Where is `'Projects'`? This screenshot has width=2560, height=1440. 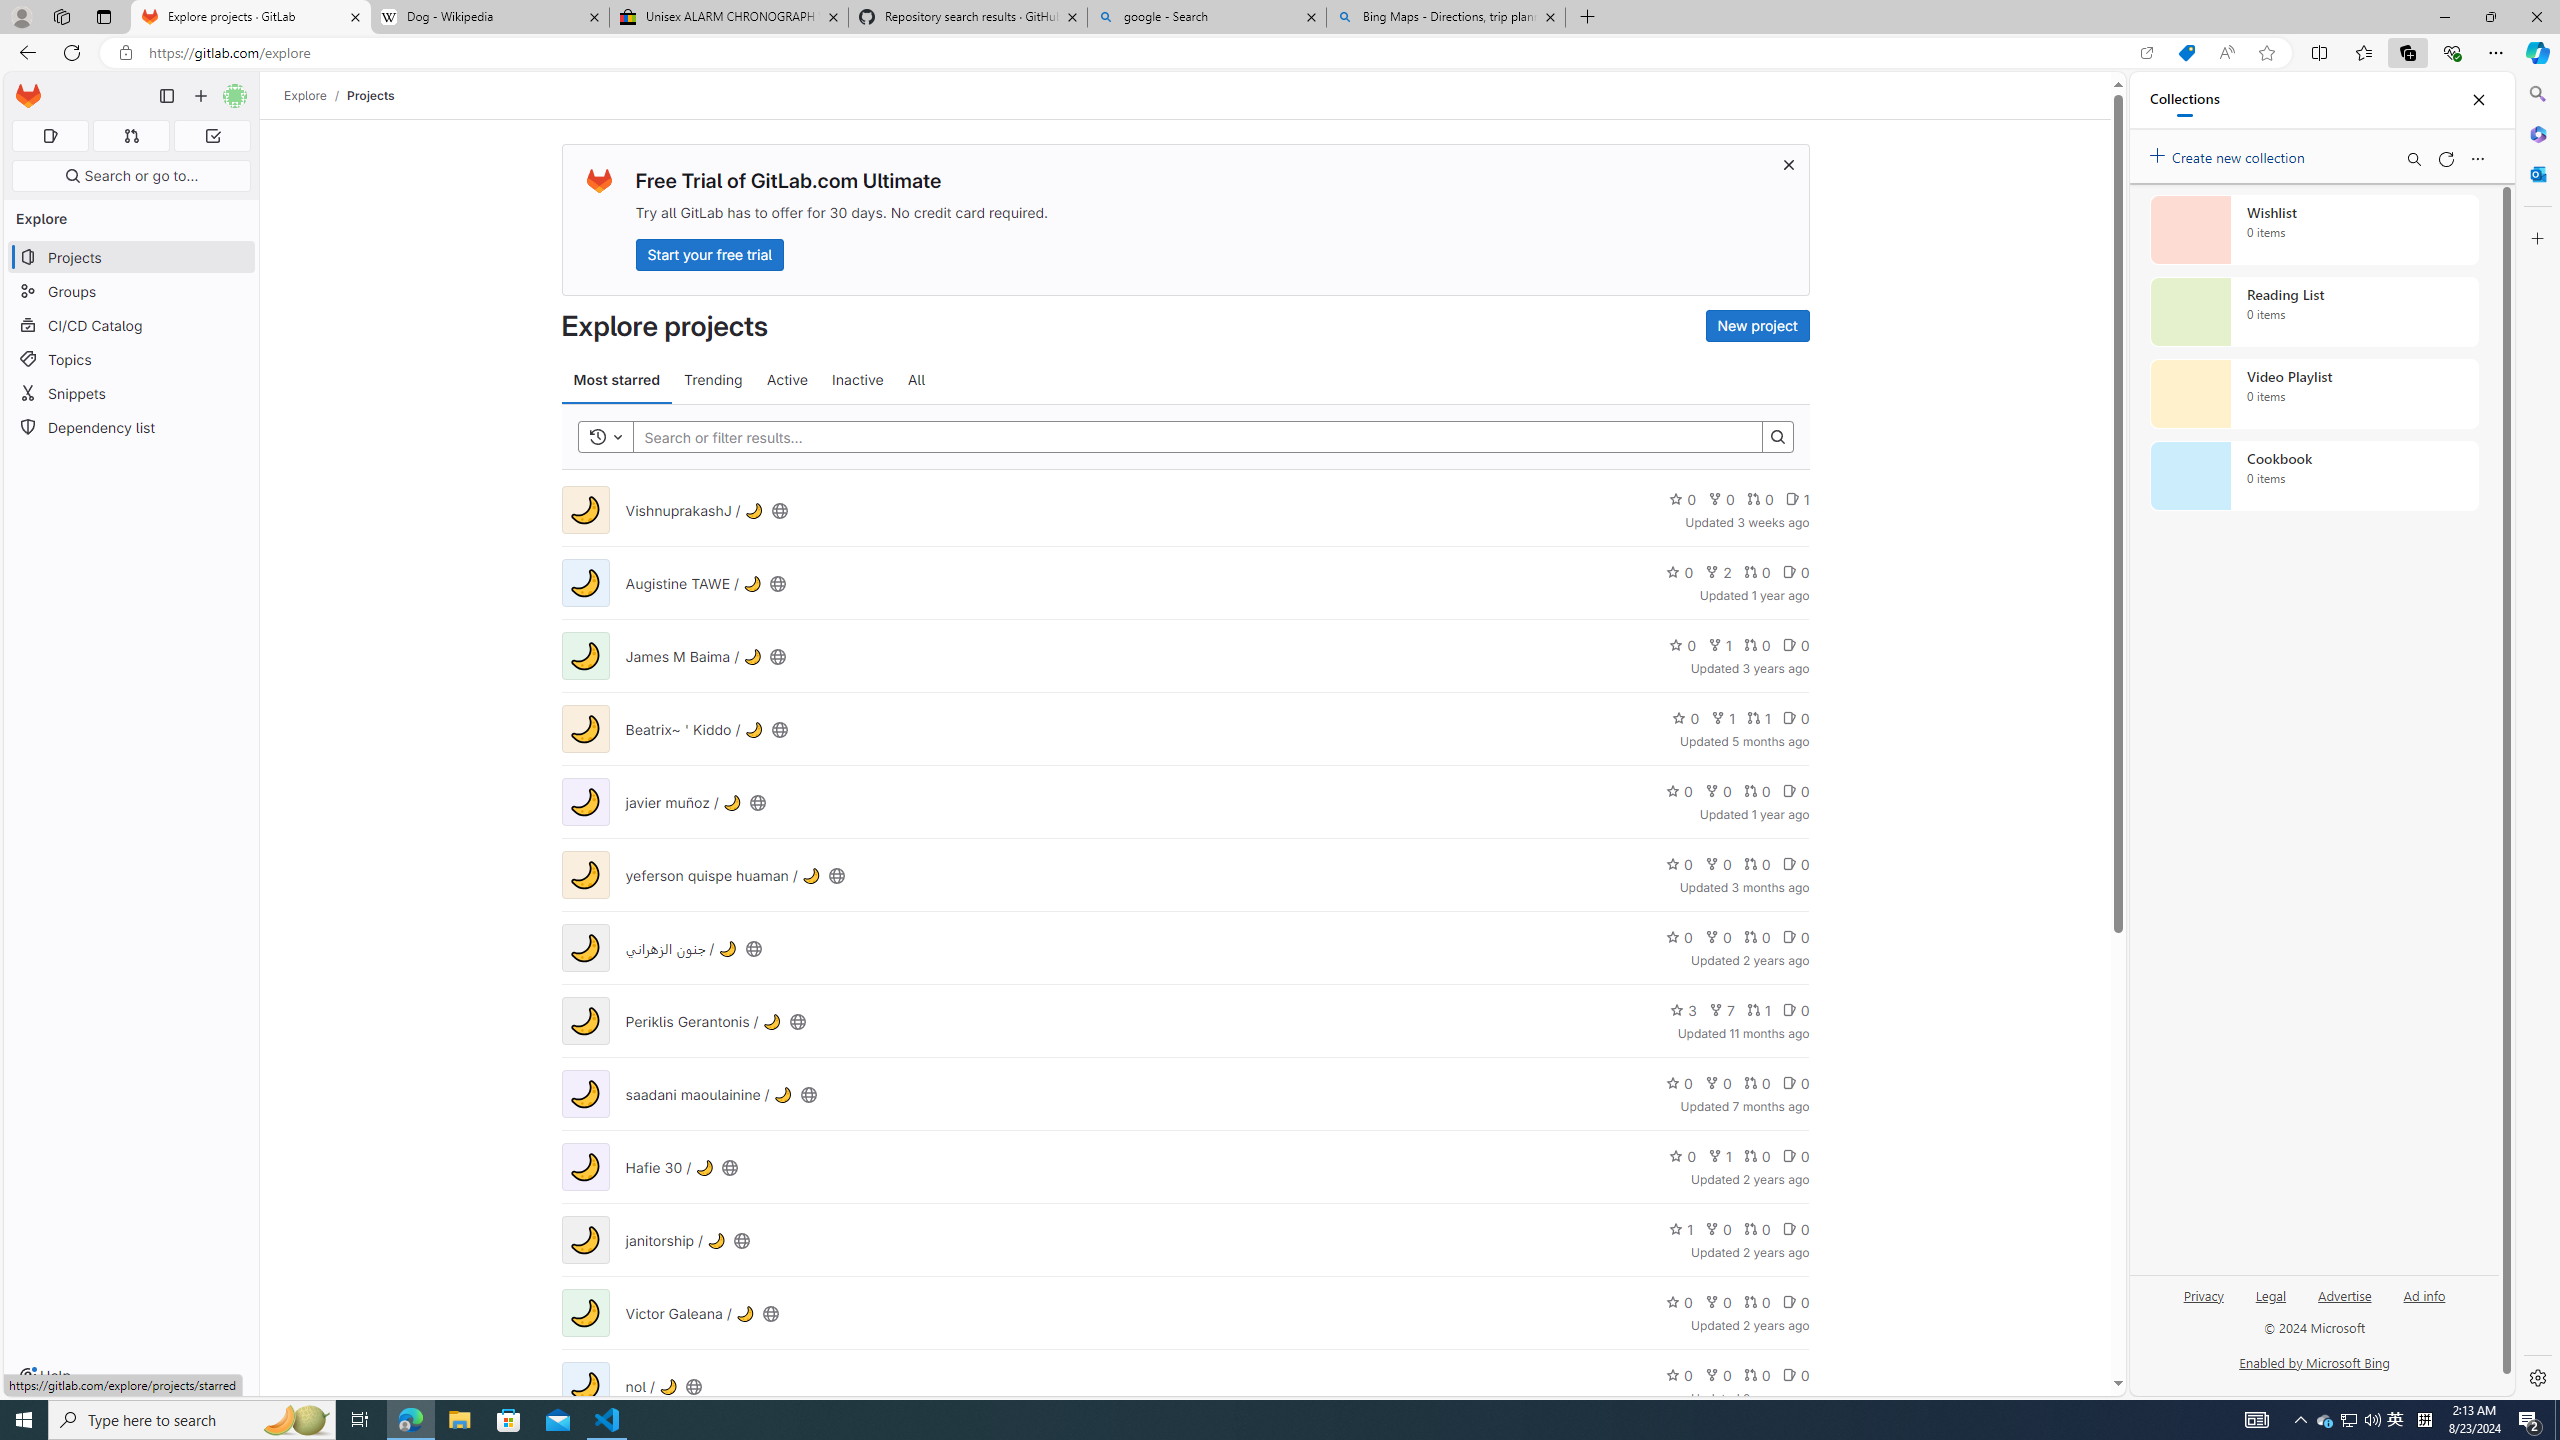 'Projects' is located at coordinates (370, 95).